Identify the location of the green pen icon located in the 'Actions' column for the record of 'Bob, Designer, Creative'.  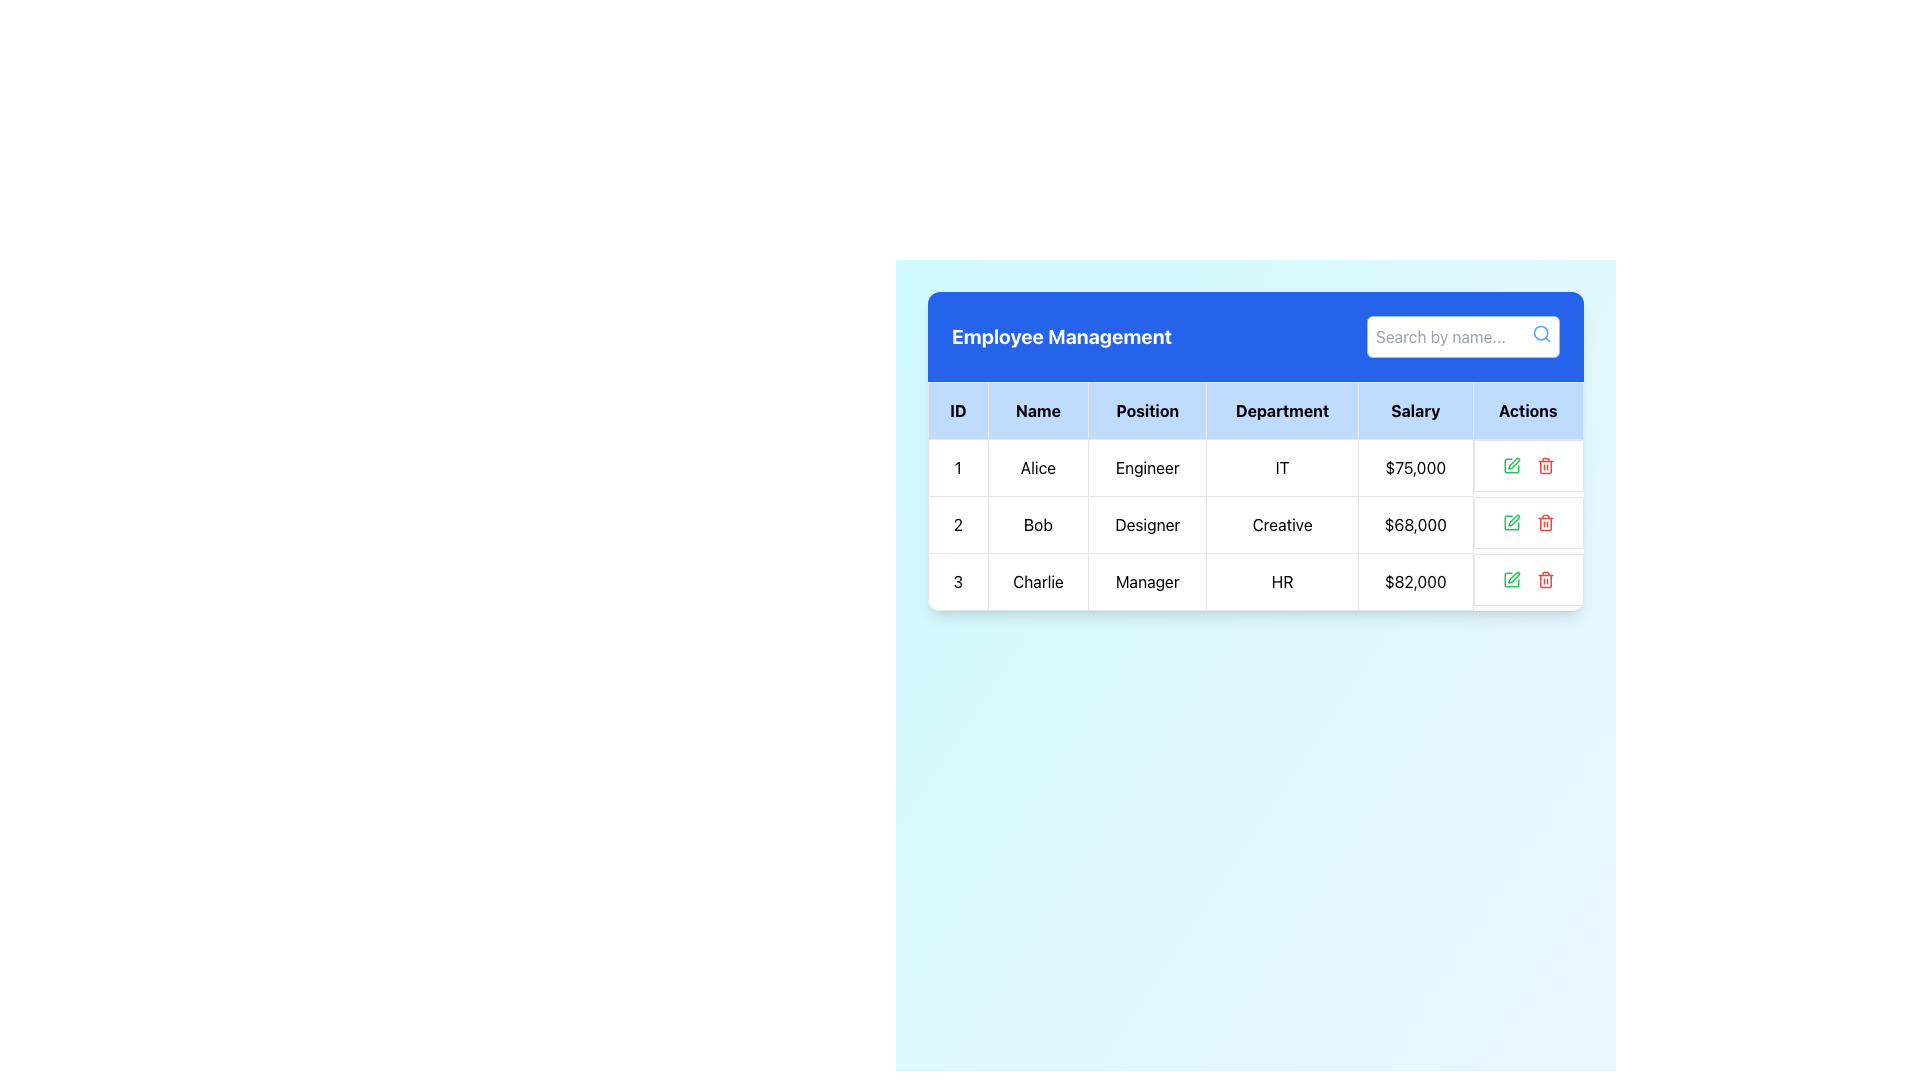
(1513, 463).